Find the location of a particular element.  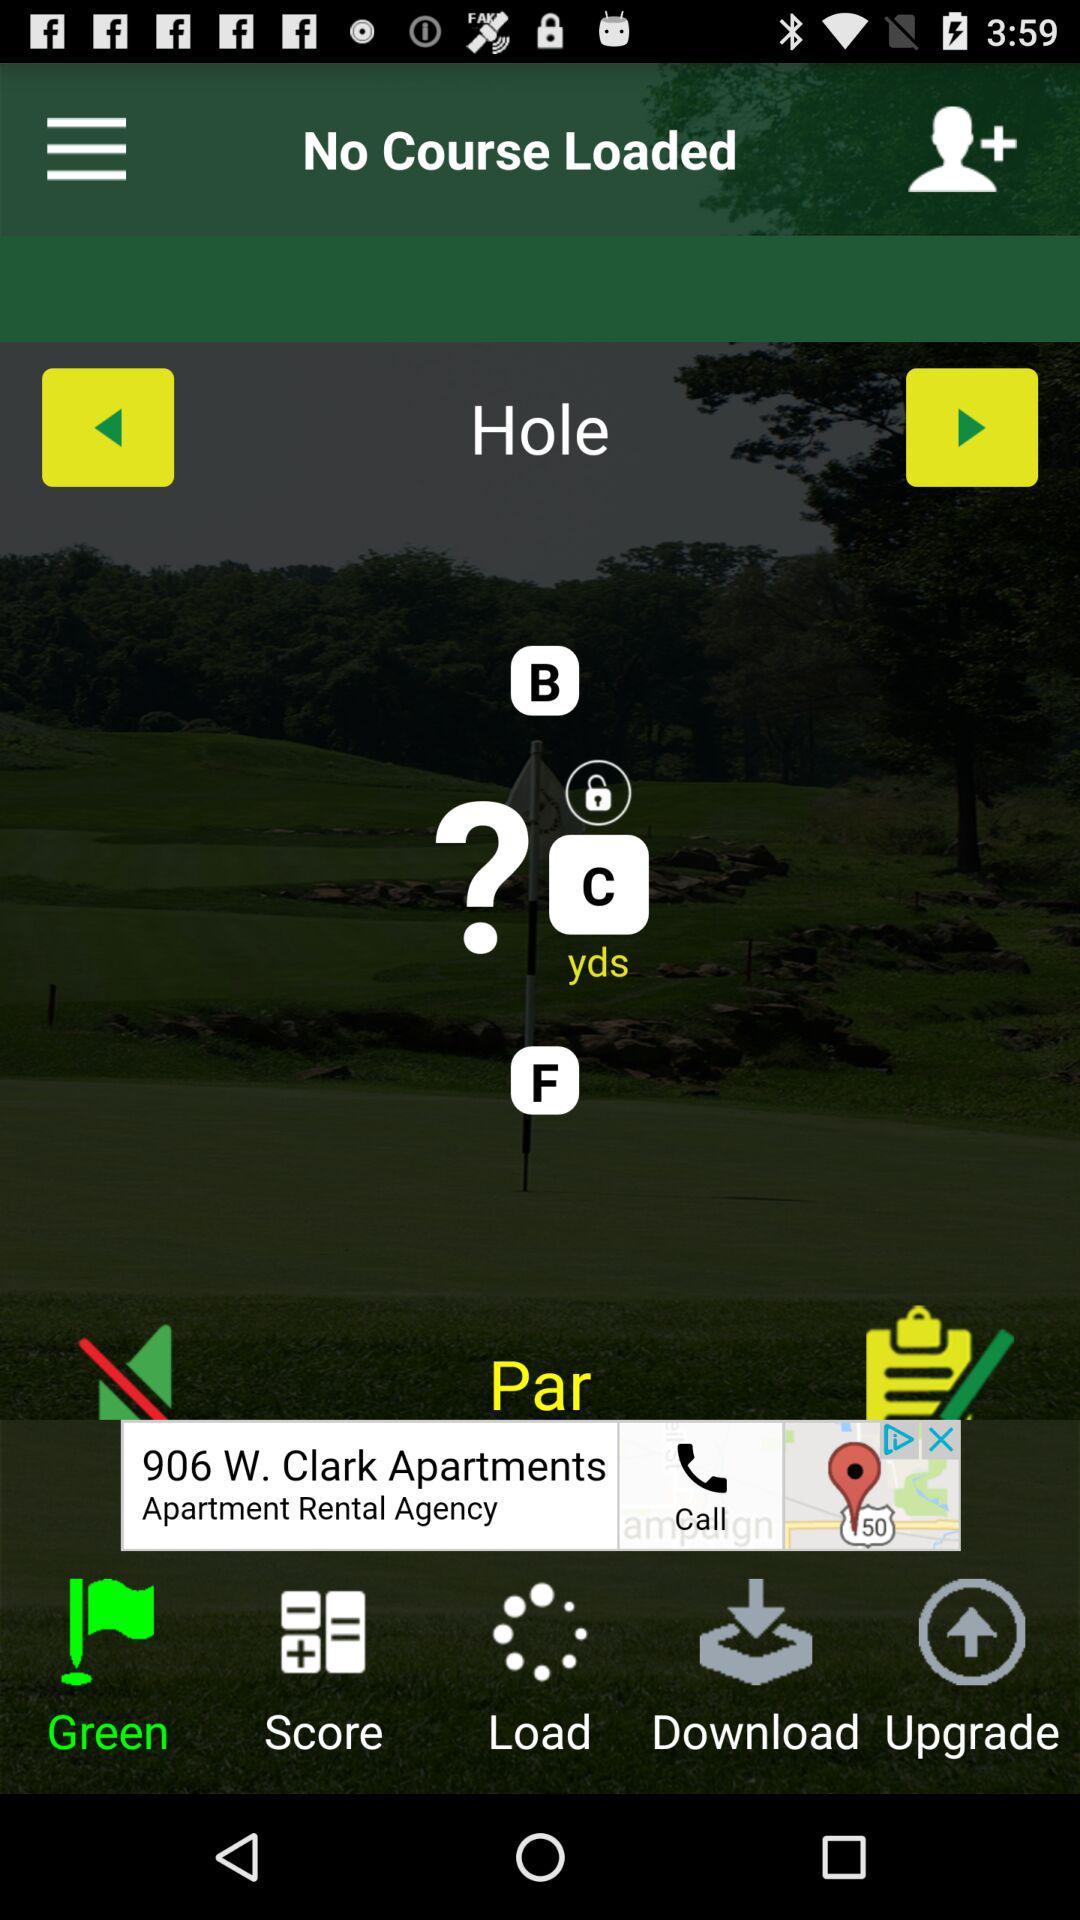

the menu icon is located at coordinates (77, 158).